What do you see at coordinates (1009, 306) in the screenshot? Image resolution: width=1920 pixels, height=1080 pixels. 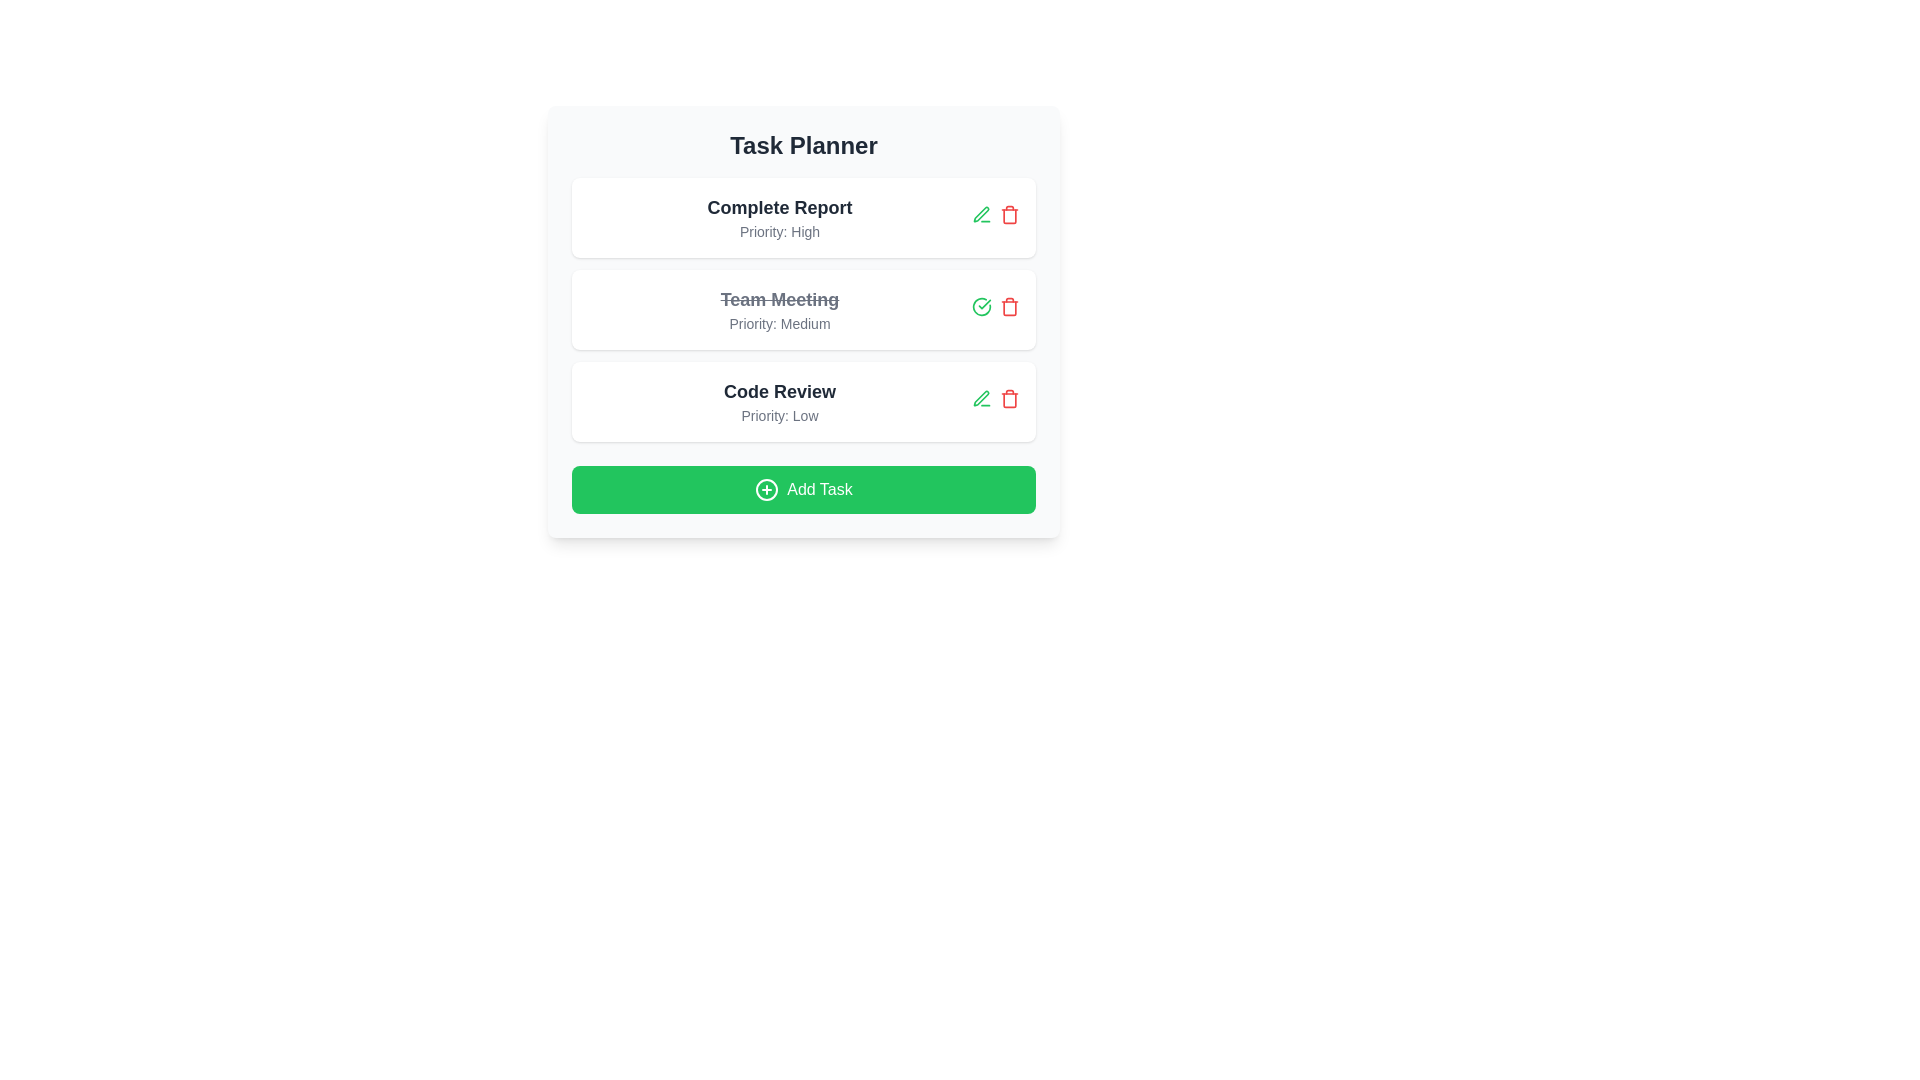 I see `the delete button for the task with title Team Meeting` at bounding box center [1009, 306].